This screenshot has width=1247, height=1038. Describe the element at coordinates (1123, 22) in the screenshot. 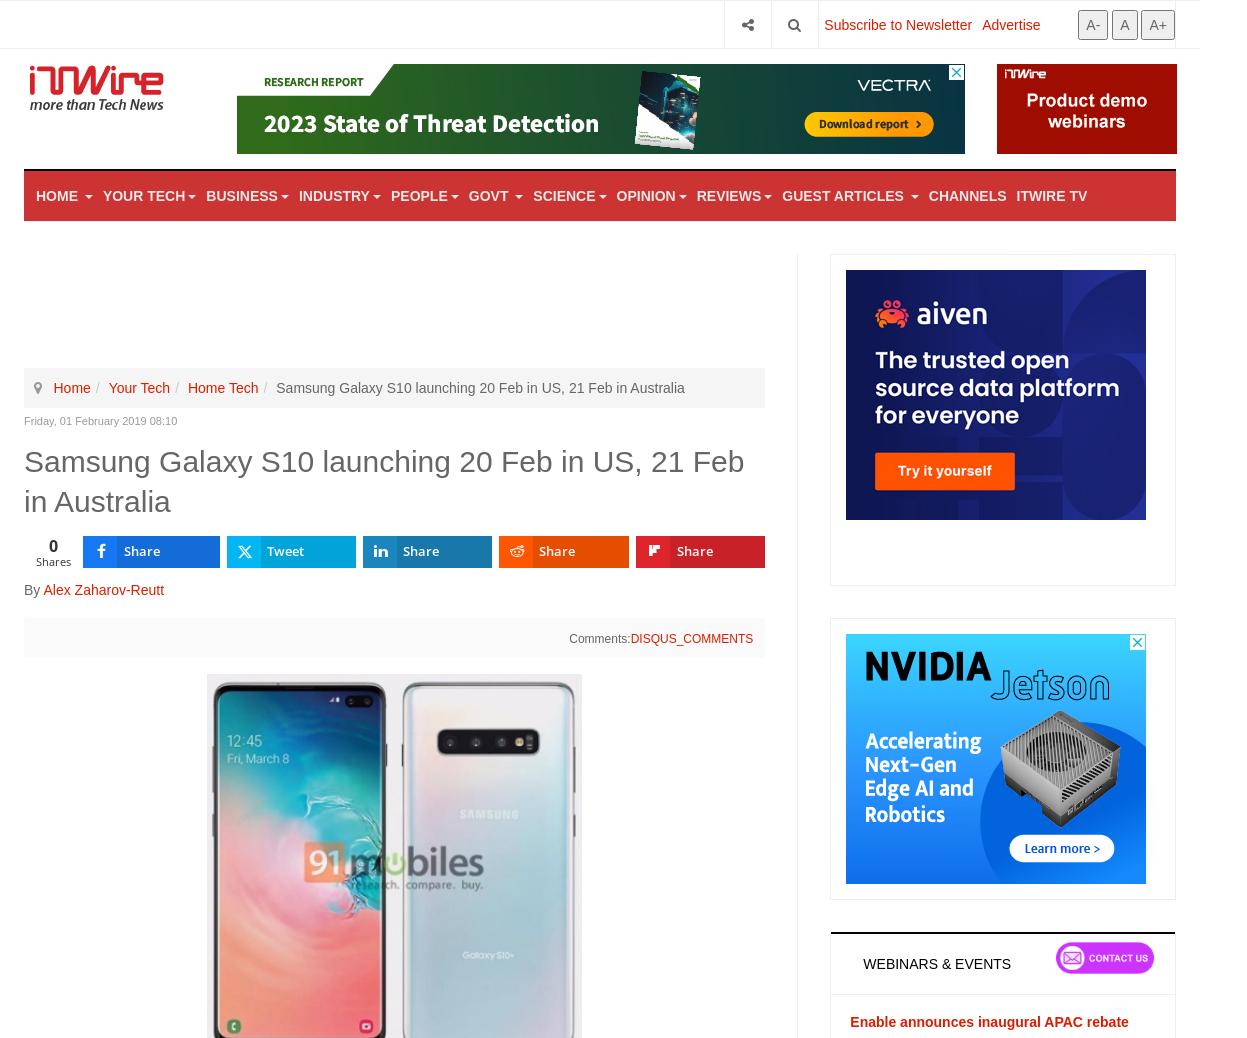

I see `'A'` at that location.